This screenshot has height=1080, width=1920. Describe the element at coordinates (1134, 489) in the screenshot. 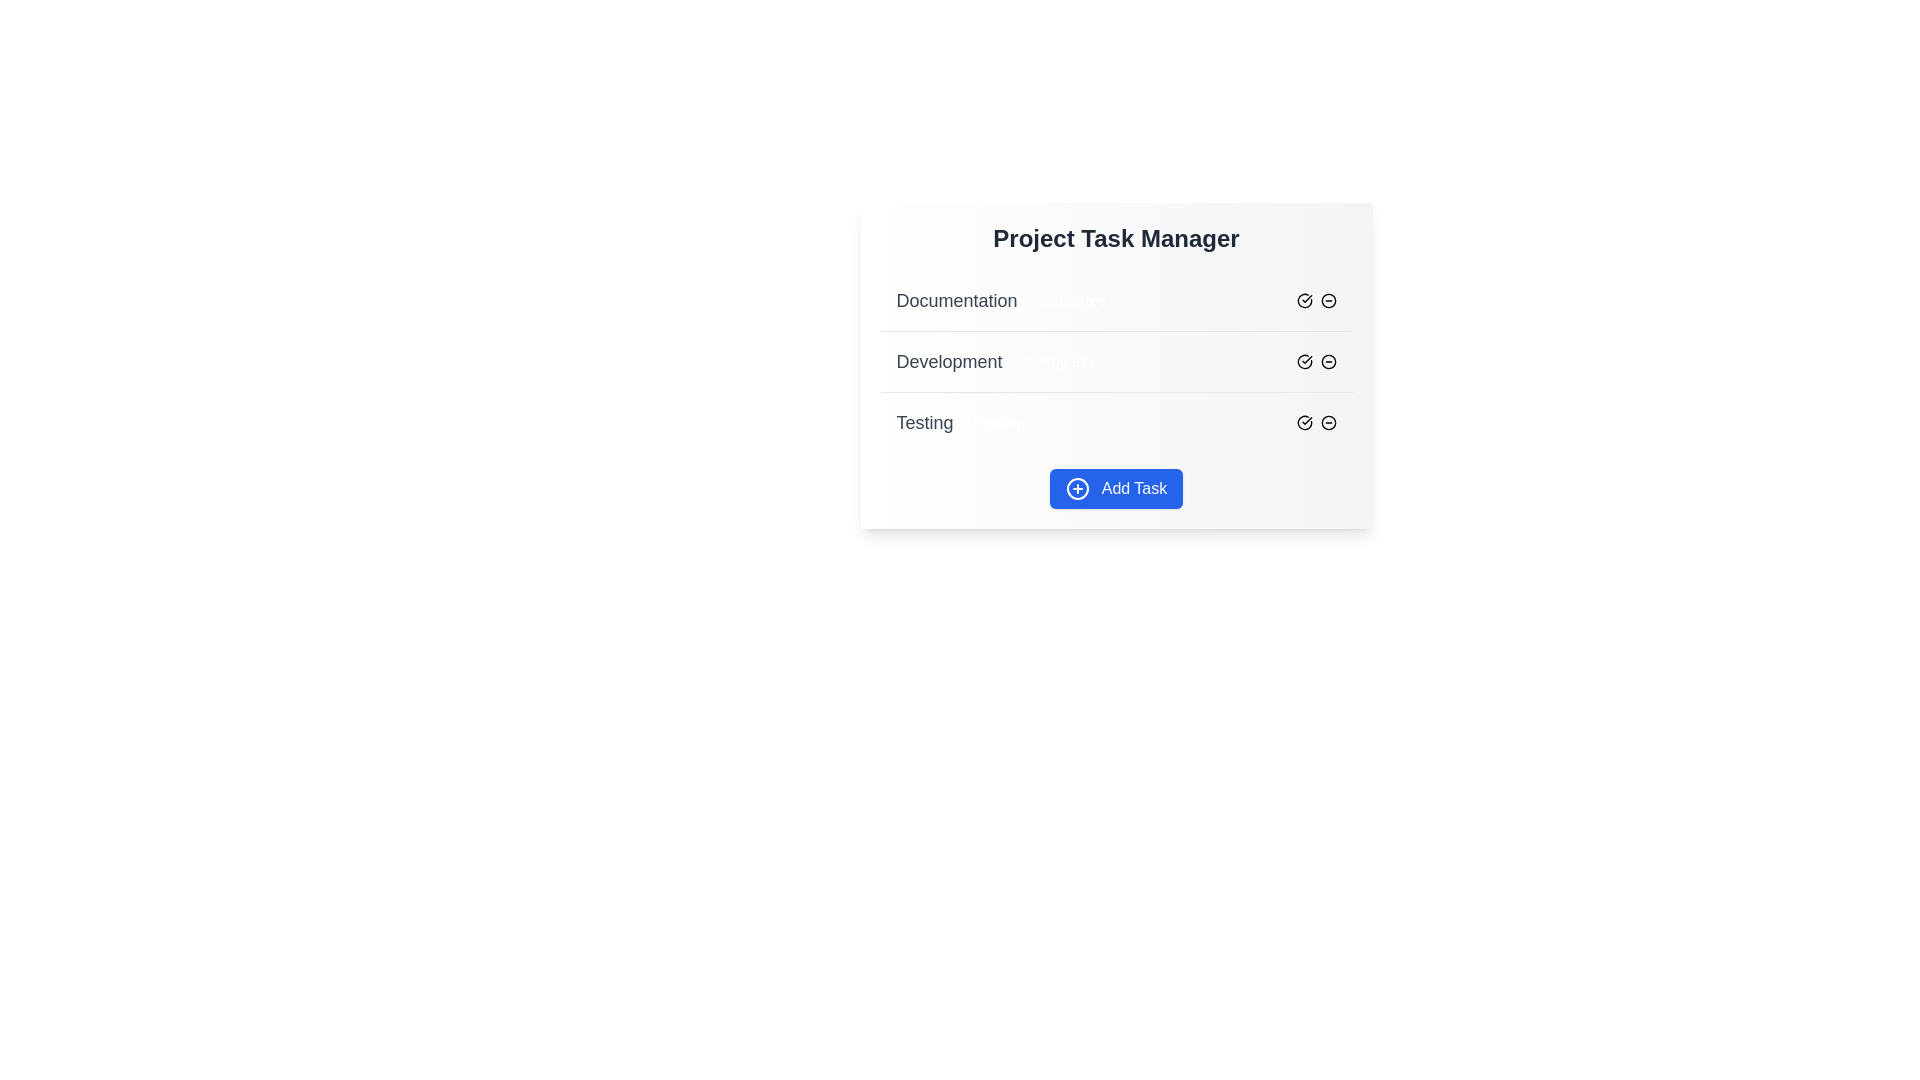

I see `the 'Add Task' button, which is a blue rectangular button at the bottom of the task list section` at that location.